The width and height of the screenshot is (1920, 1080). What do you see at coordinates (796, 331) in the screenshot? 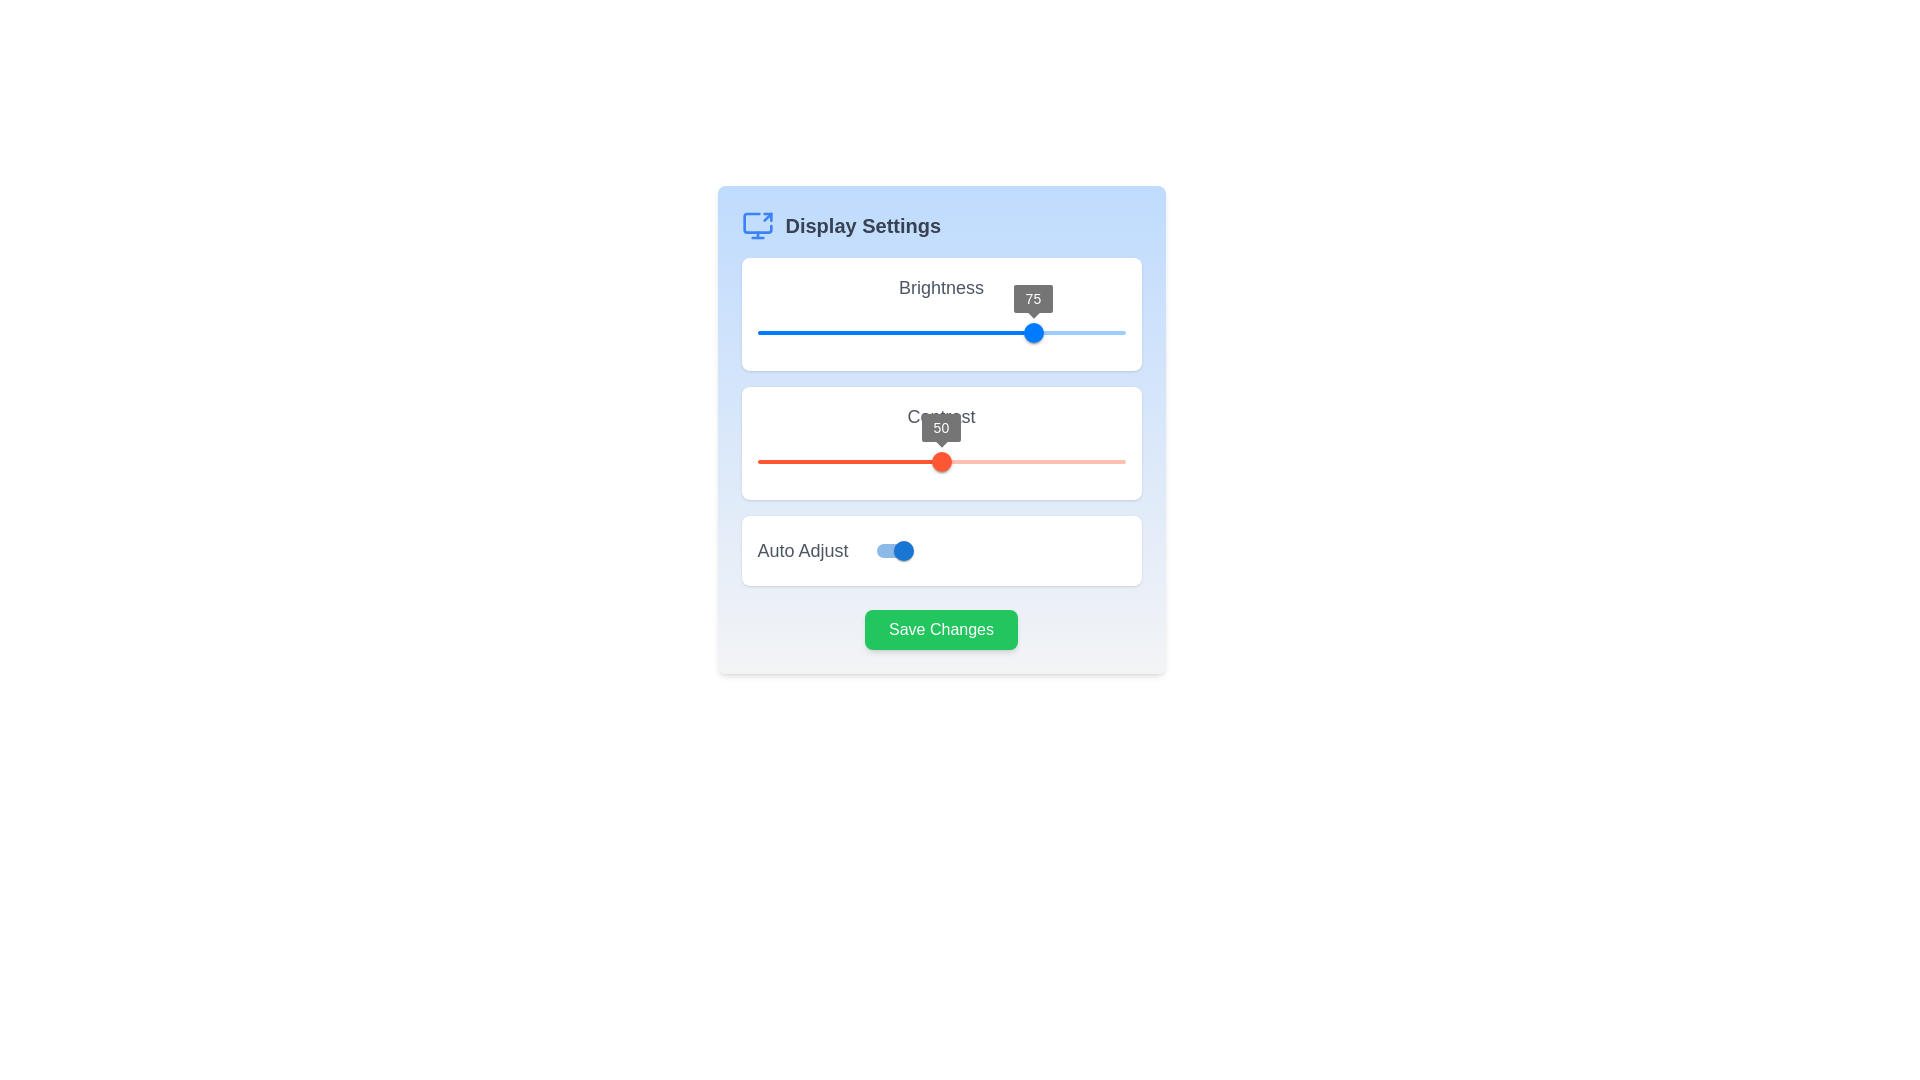
I see `the brightness slider` at bounding box center [796, 331].